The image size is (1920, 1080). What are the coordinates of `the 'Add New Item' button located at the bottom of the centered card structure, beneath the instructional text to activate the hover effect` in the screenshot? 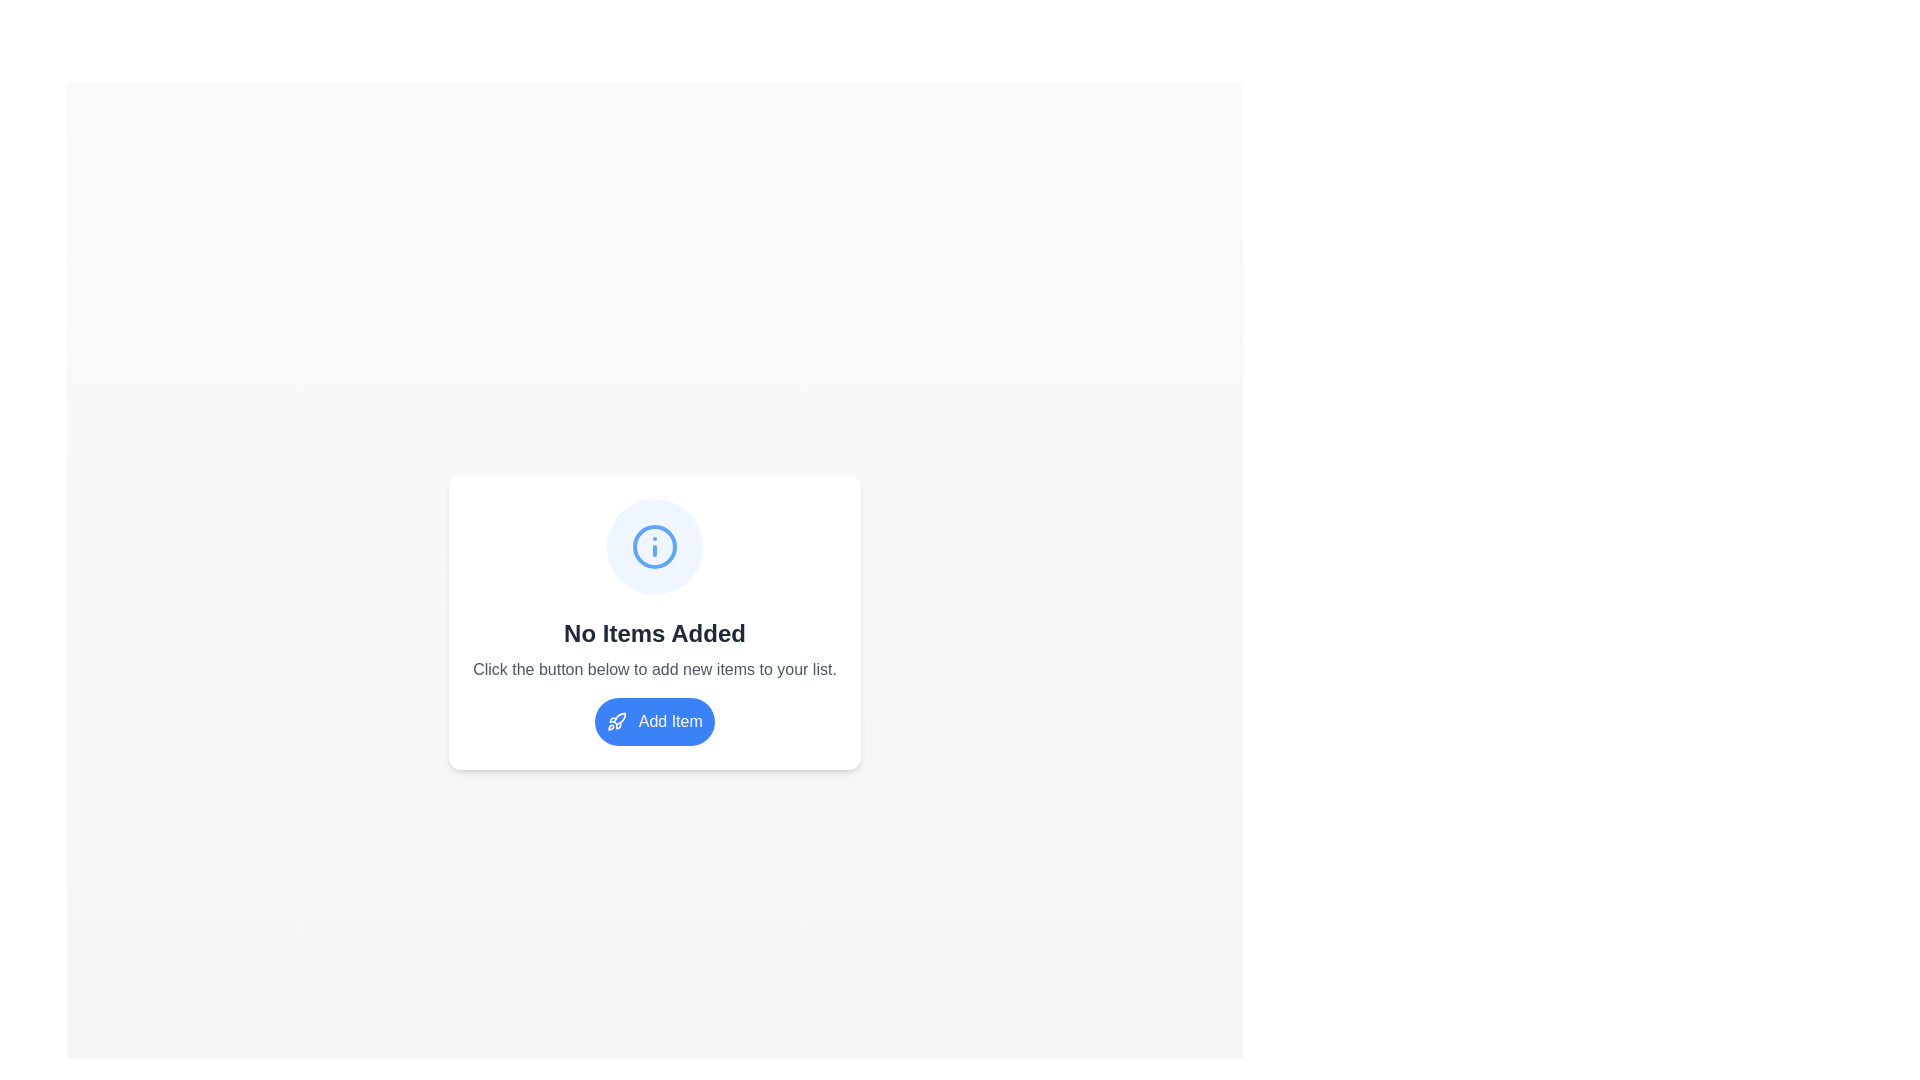 It's located at (654, 721).